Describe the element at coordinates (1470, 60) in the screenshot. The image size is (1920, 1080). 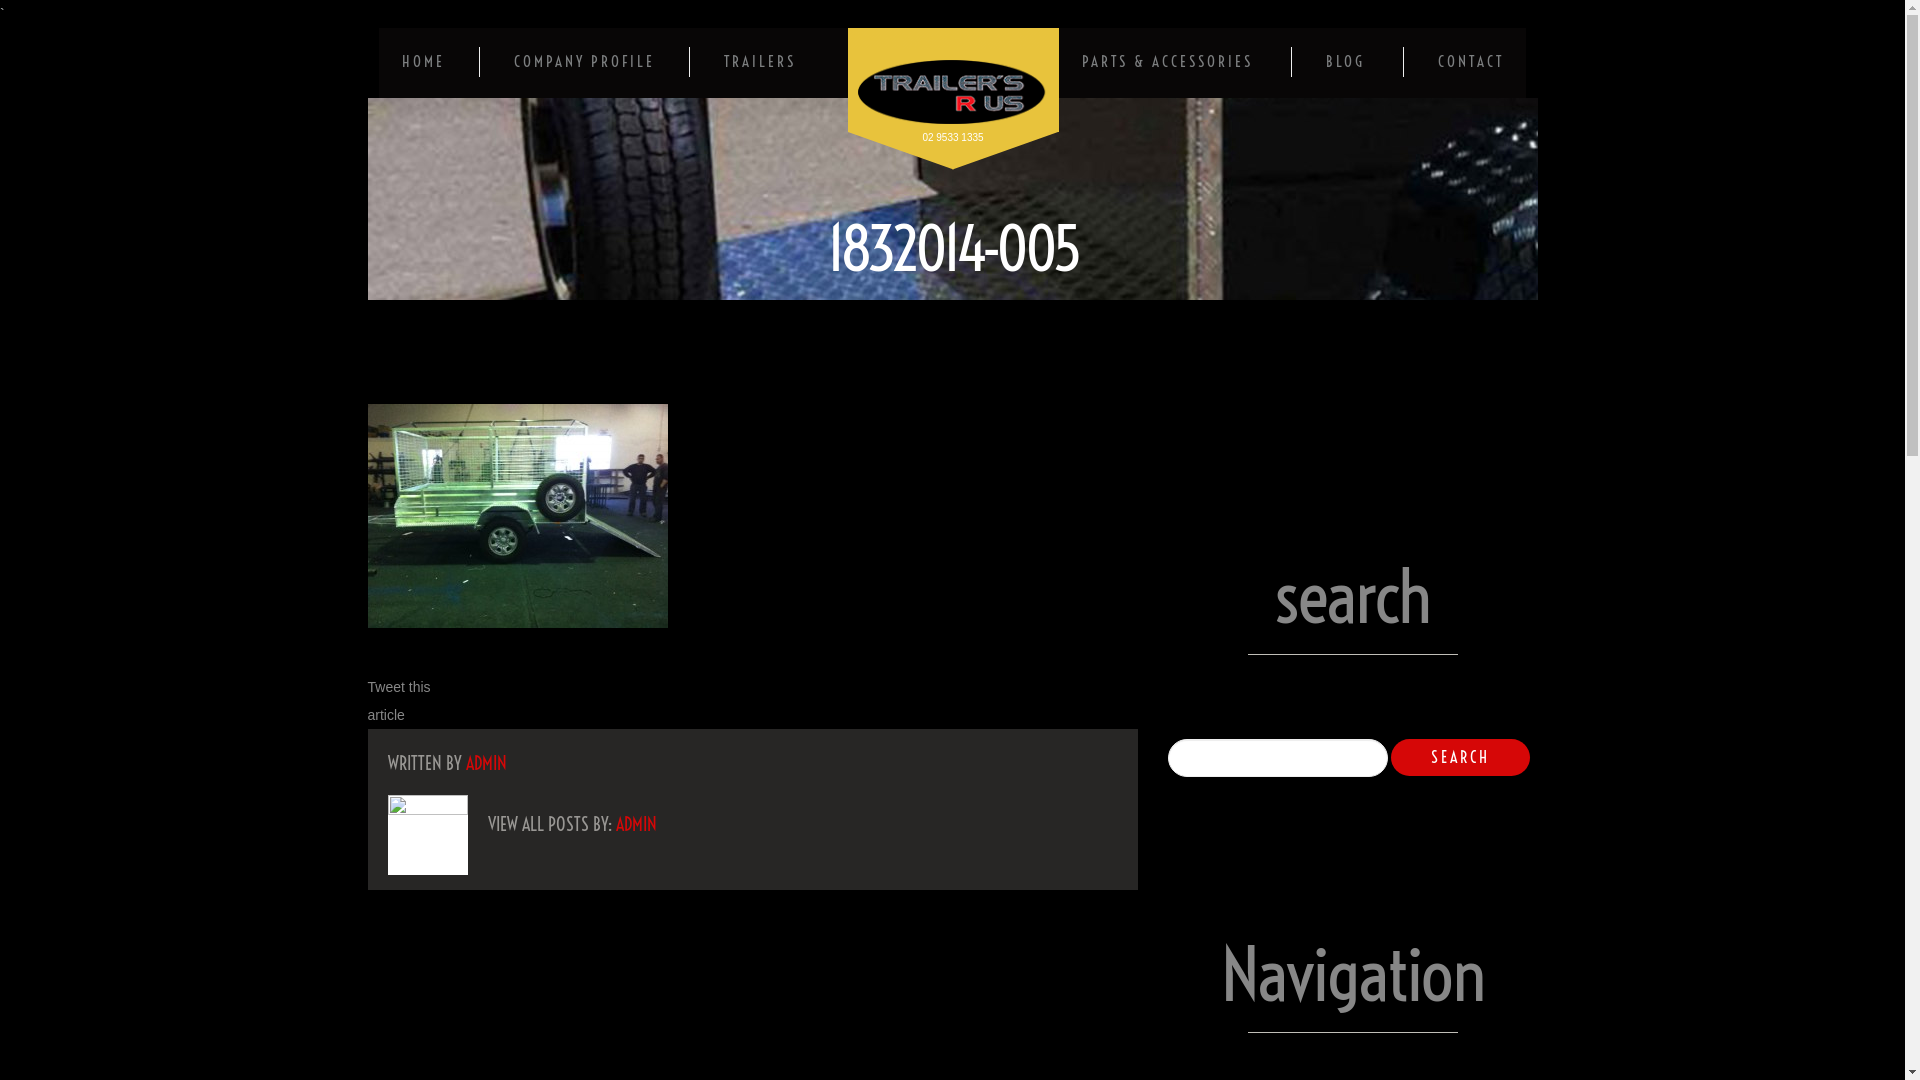
I see `'CONTACT'` at that location.